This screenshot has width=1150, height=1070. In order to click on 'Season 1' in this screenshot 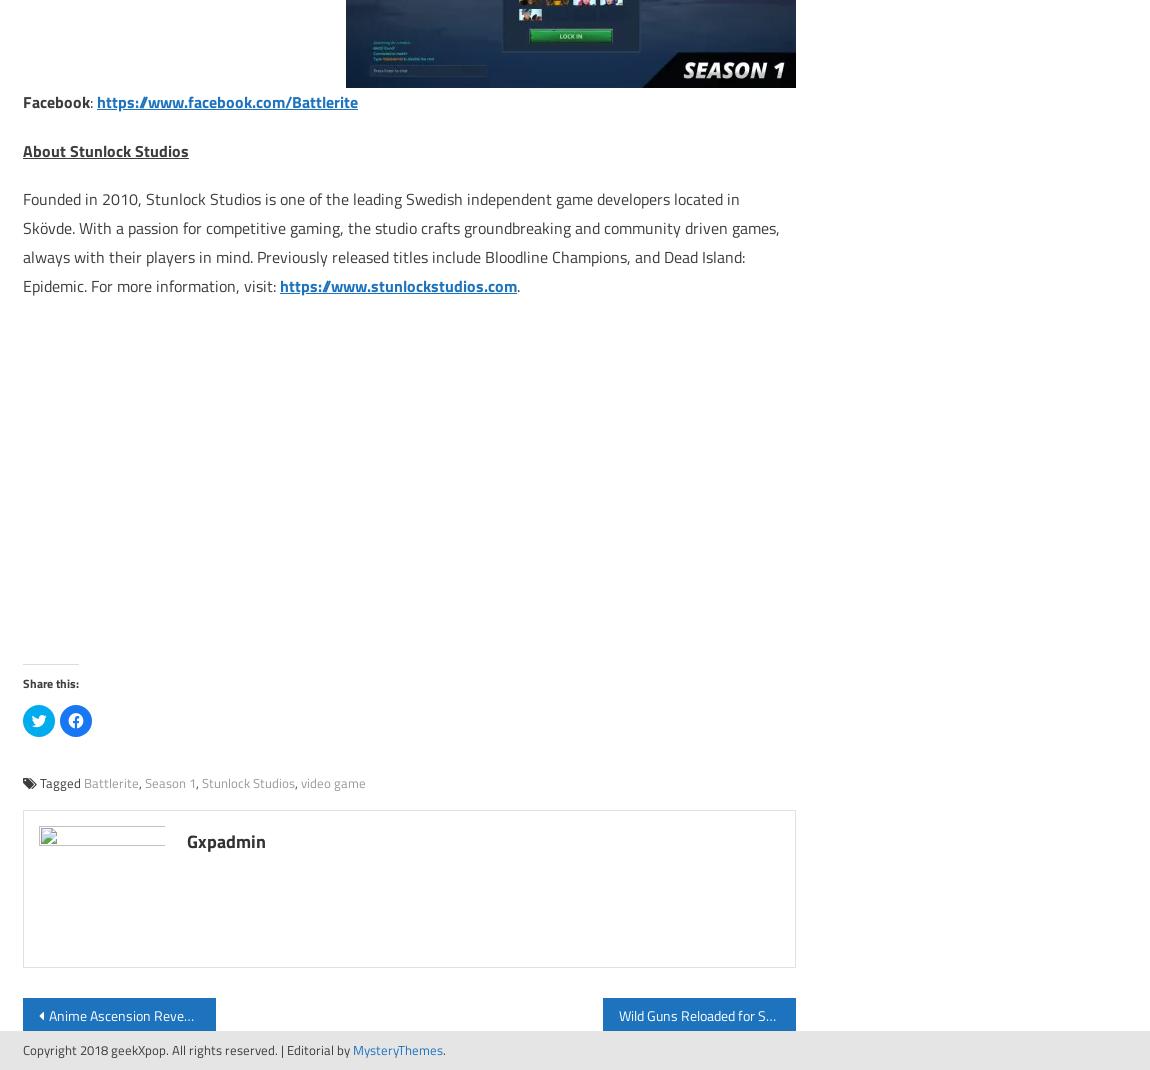, I will do `click(169, 780)`.